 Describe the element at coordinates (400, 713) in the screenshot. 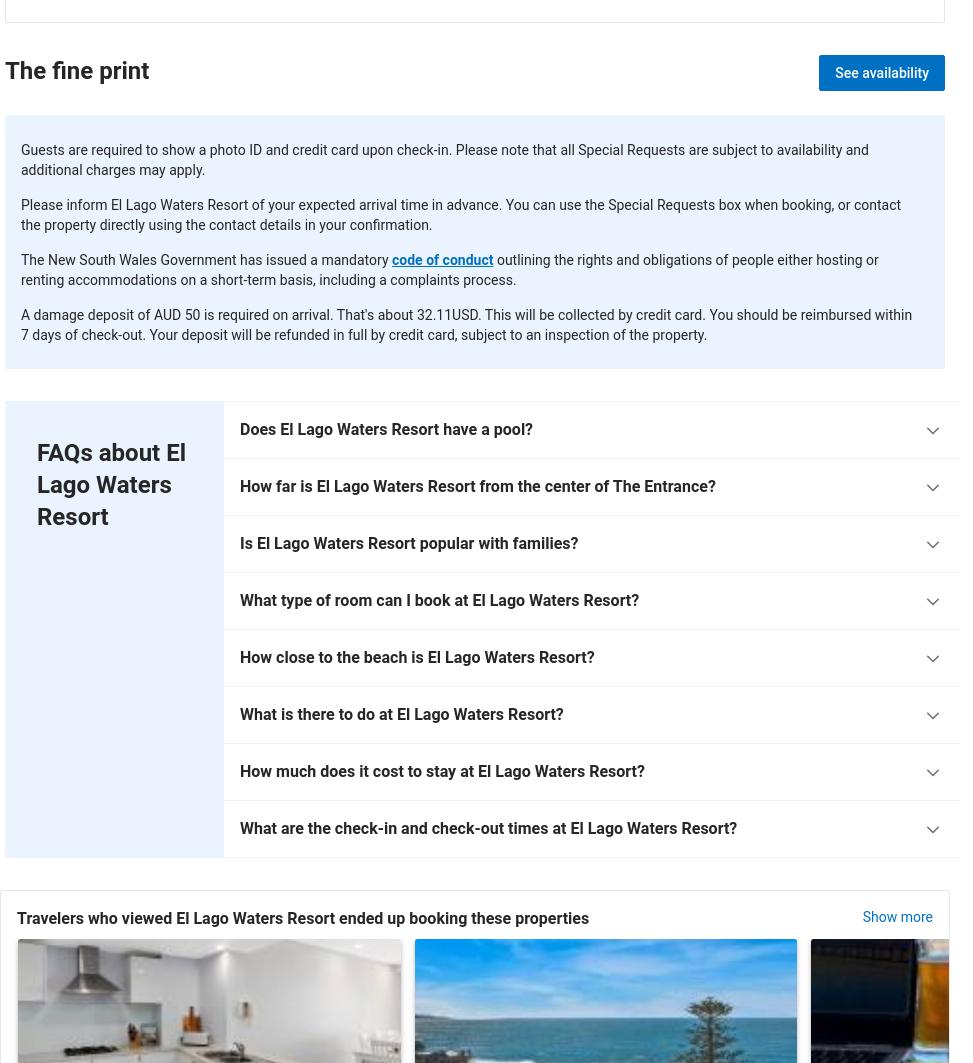

I see `'What is there to do at El Lago Waters Resort?'` at that location.